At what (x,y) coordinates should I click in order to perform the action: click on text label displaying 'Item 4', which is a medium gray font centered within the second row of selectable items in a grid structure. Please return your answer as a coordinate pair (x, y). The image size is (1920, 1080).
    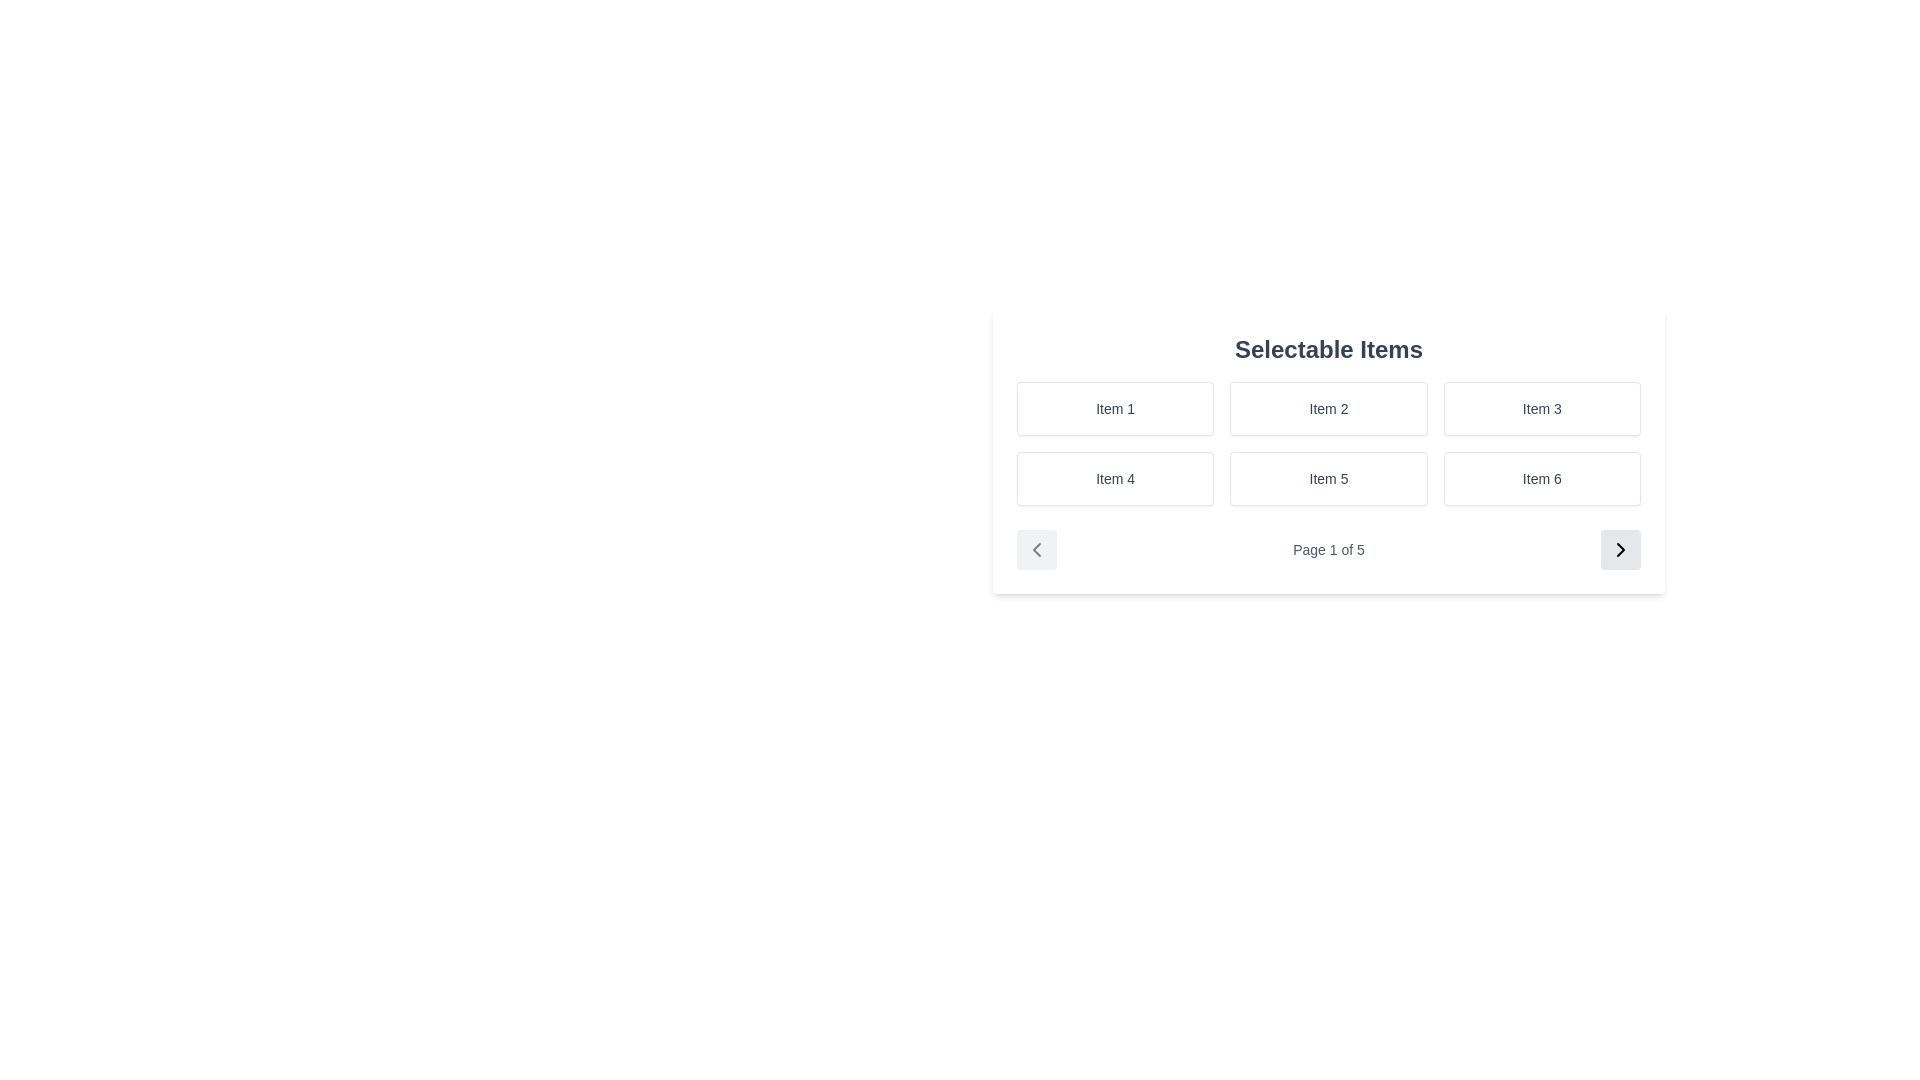
    Looking at the image, I should click on (1114, 478).